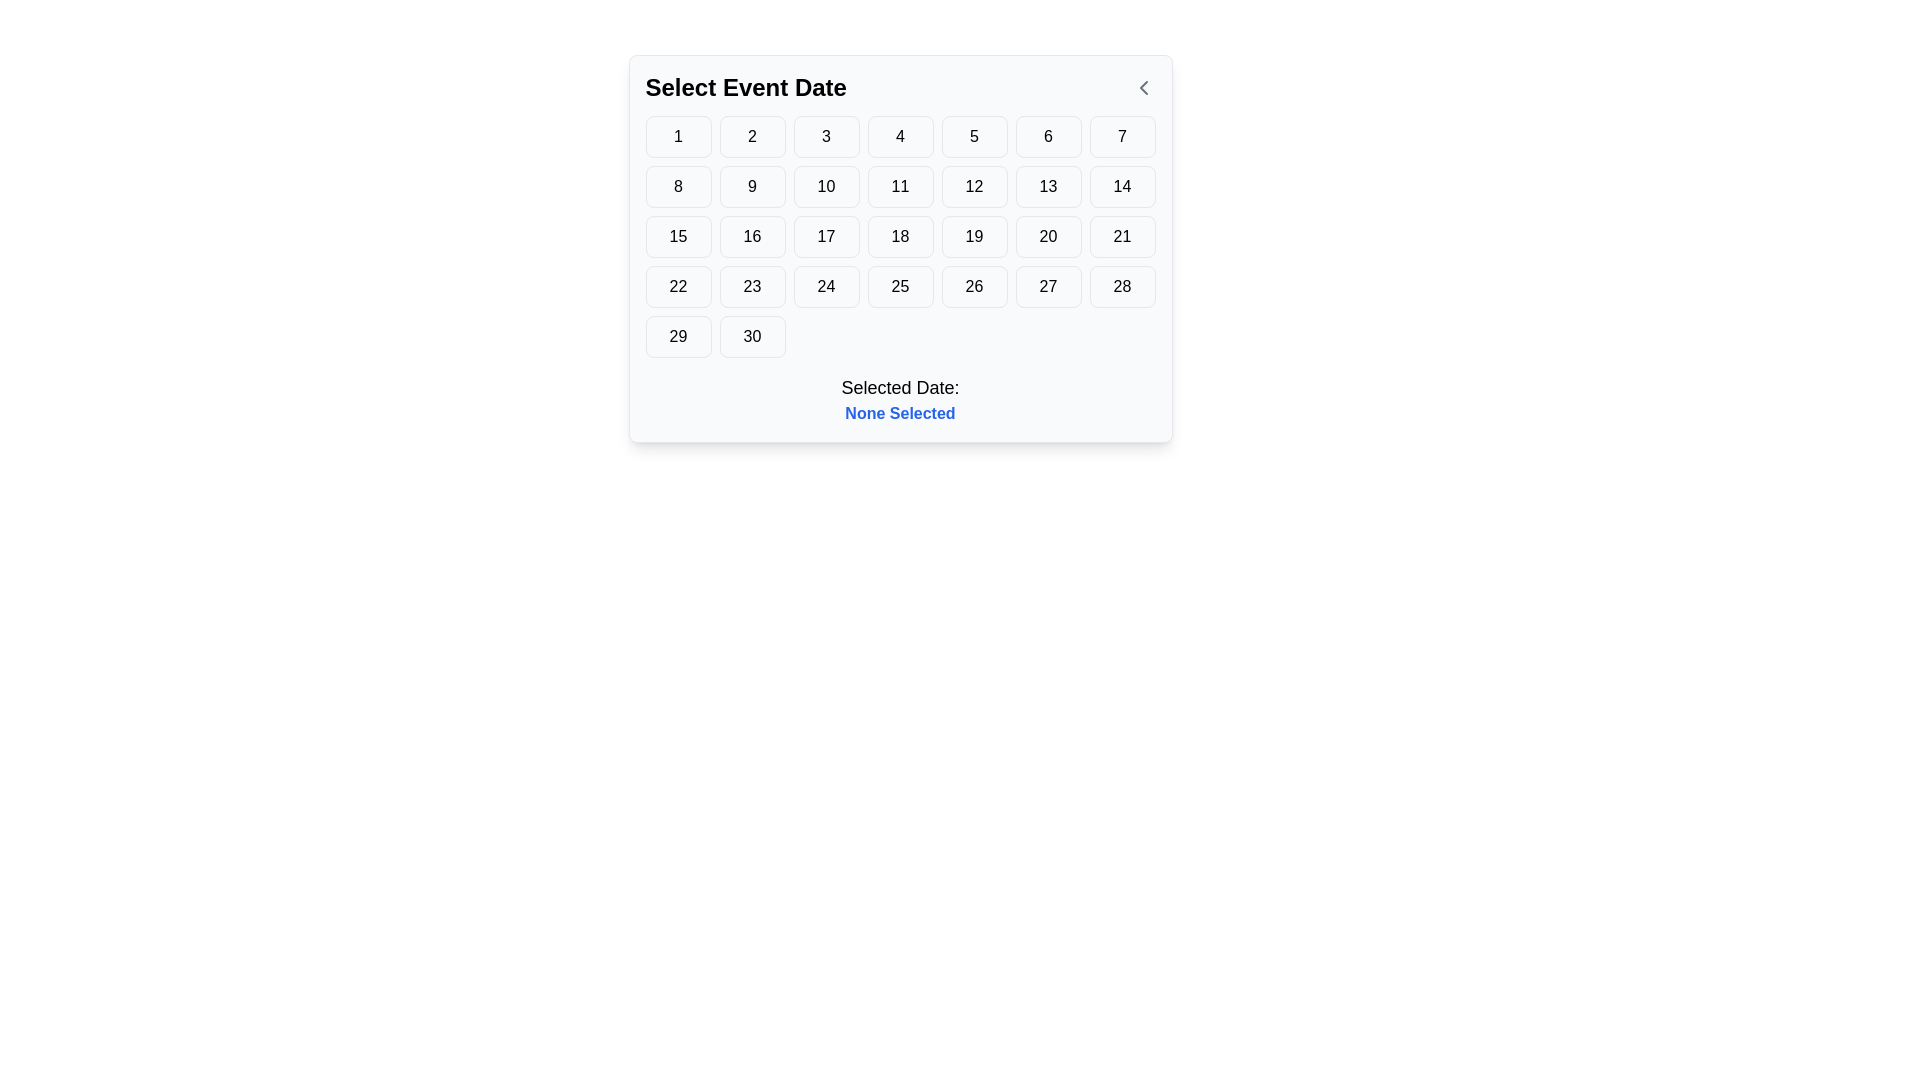  Describe the element at coordinates (899, 136) in the screenshot. I see `the rounded rectangular button with a white background and a black numeral '4' centered in it` at that location.